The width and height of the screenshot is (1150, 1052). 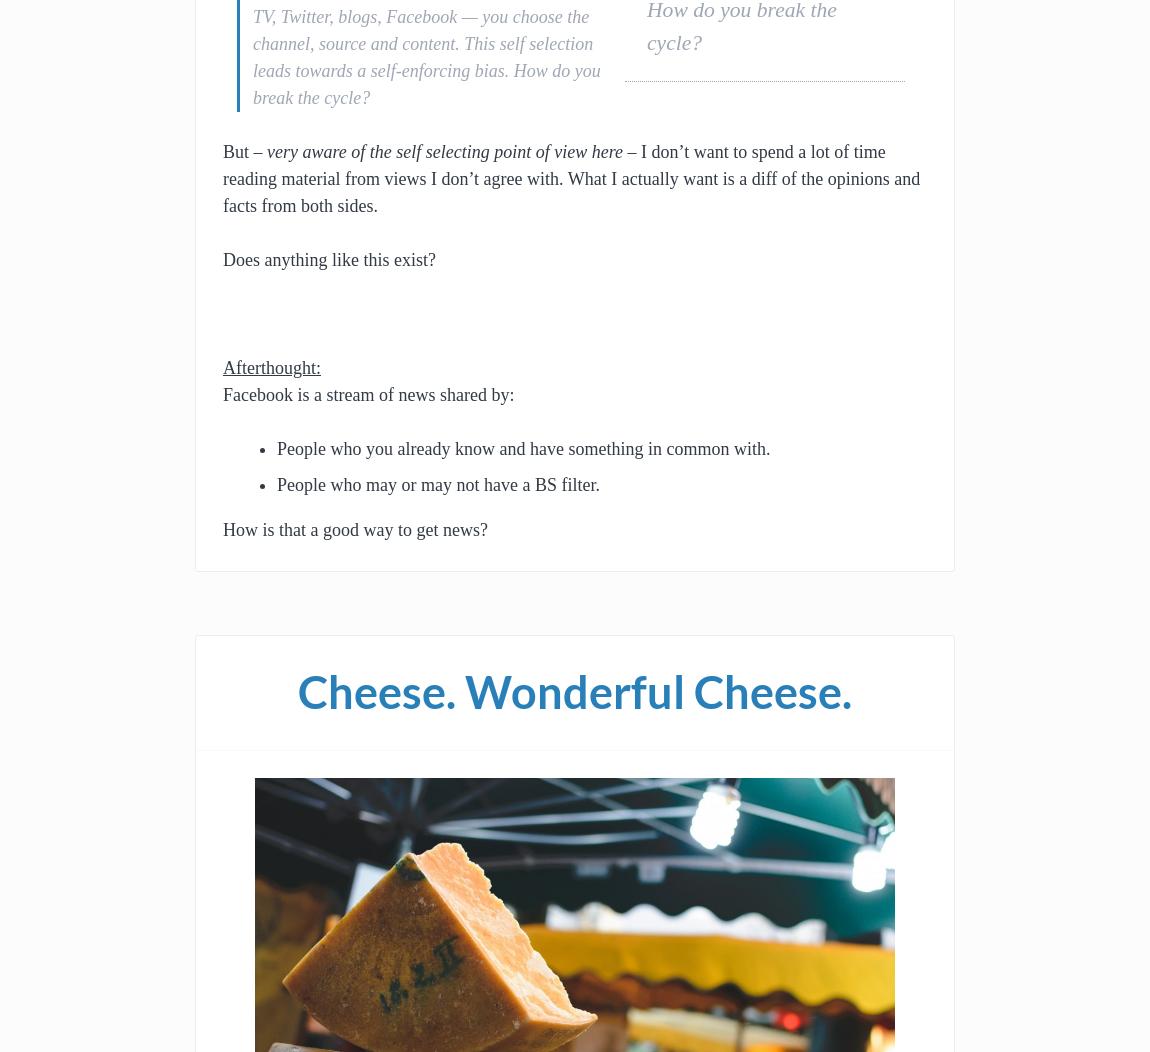 I want to click on 'Afterthought:', so click(x=270, y=367).